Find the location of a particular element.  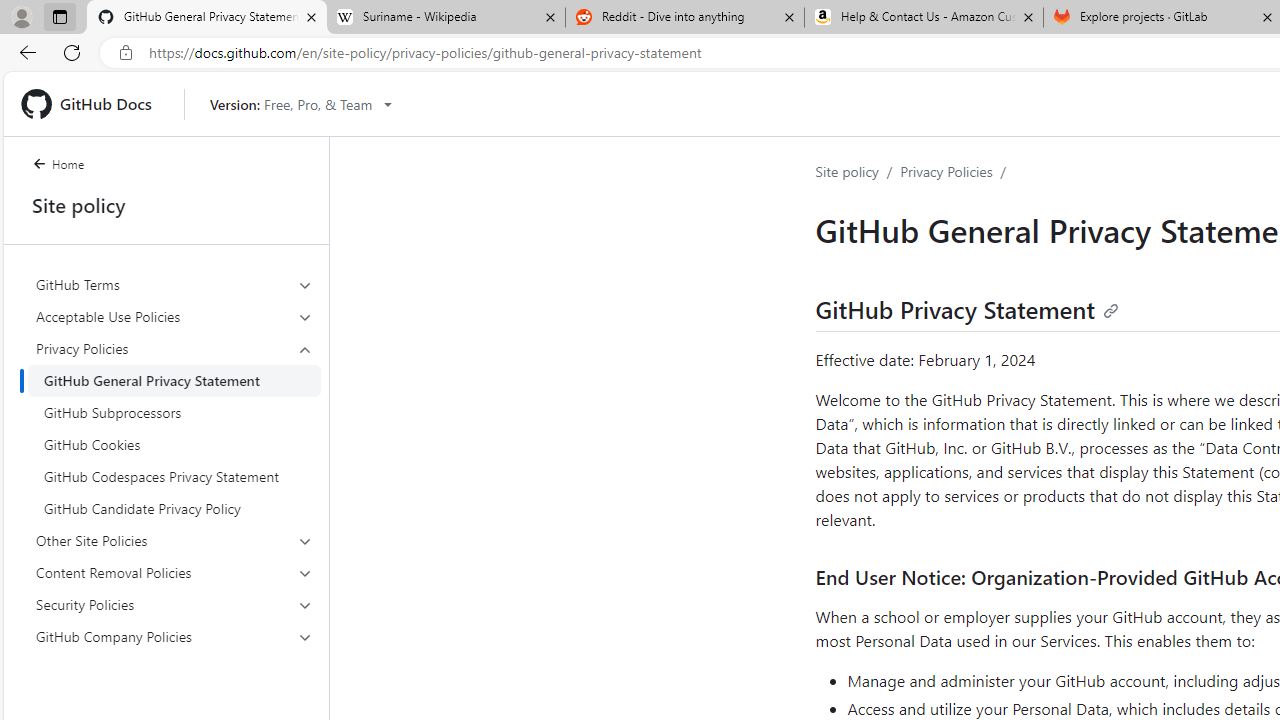

'Security Policies' is located at coordinates (174, 603).